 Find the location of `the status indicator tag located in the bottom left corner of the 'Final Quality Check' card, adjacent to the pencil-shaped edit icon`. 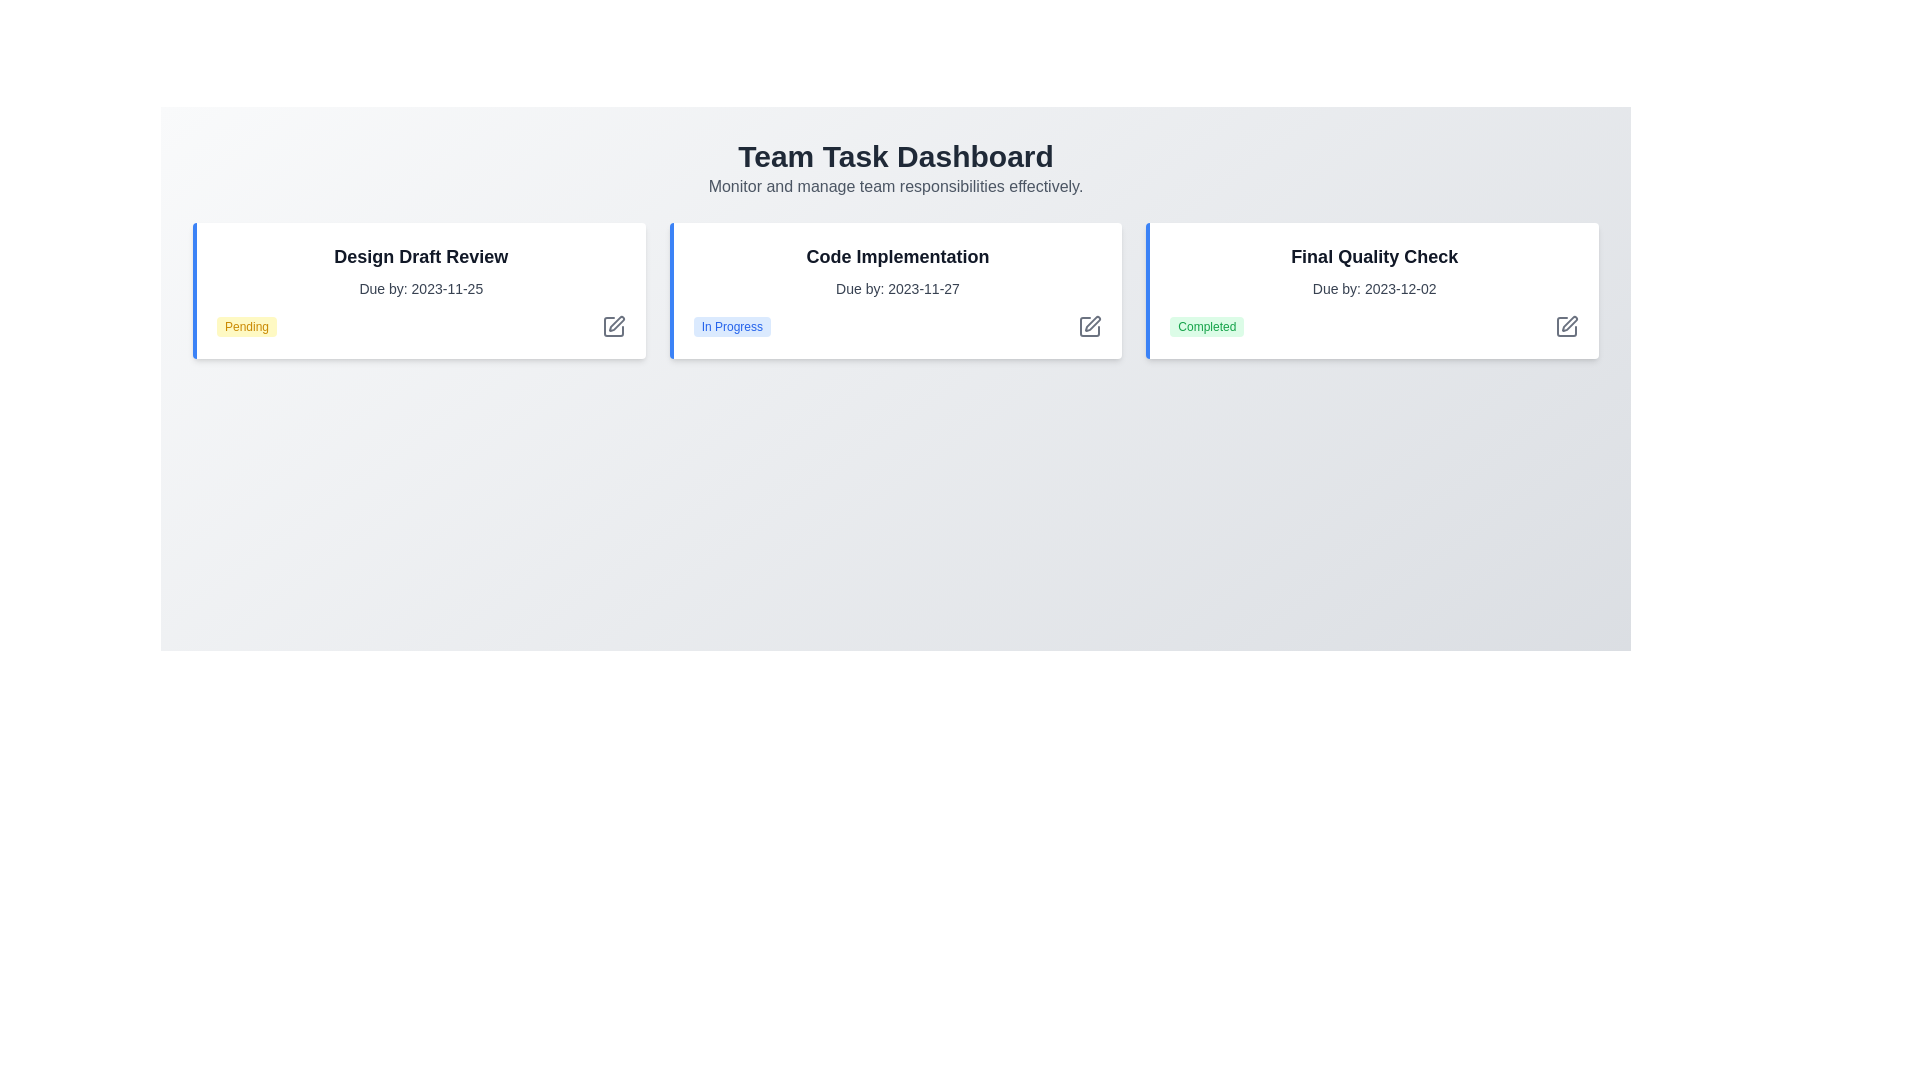

the status indicator tag located in the bottom left corner of the 'Final Quality Check' card, adjacent to the pencil-shaped edit icon is located at coordinates (1206, 326).